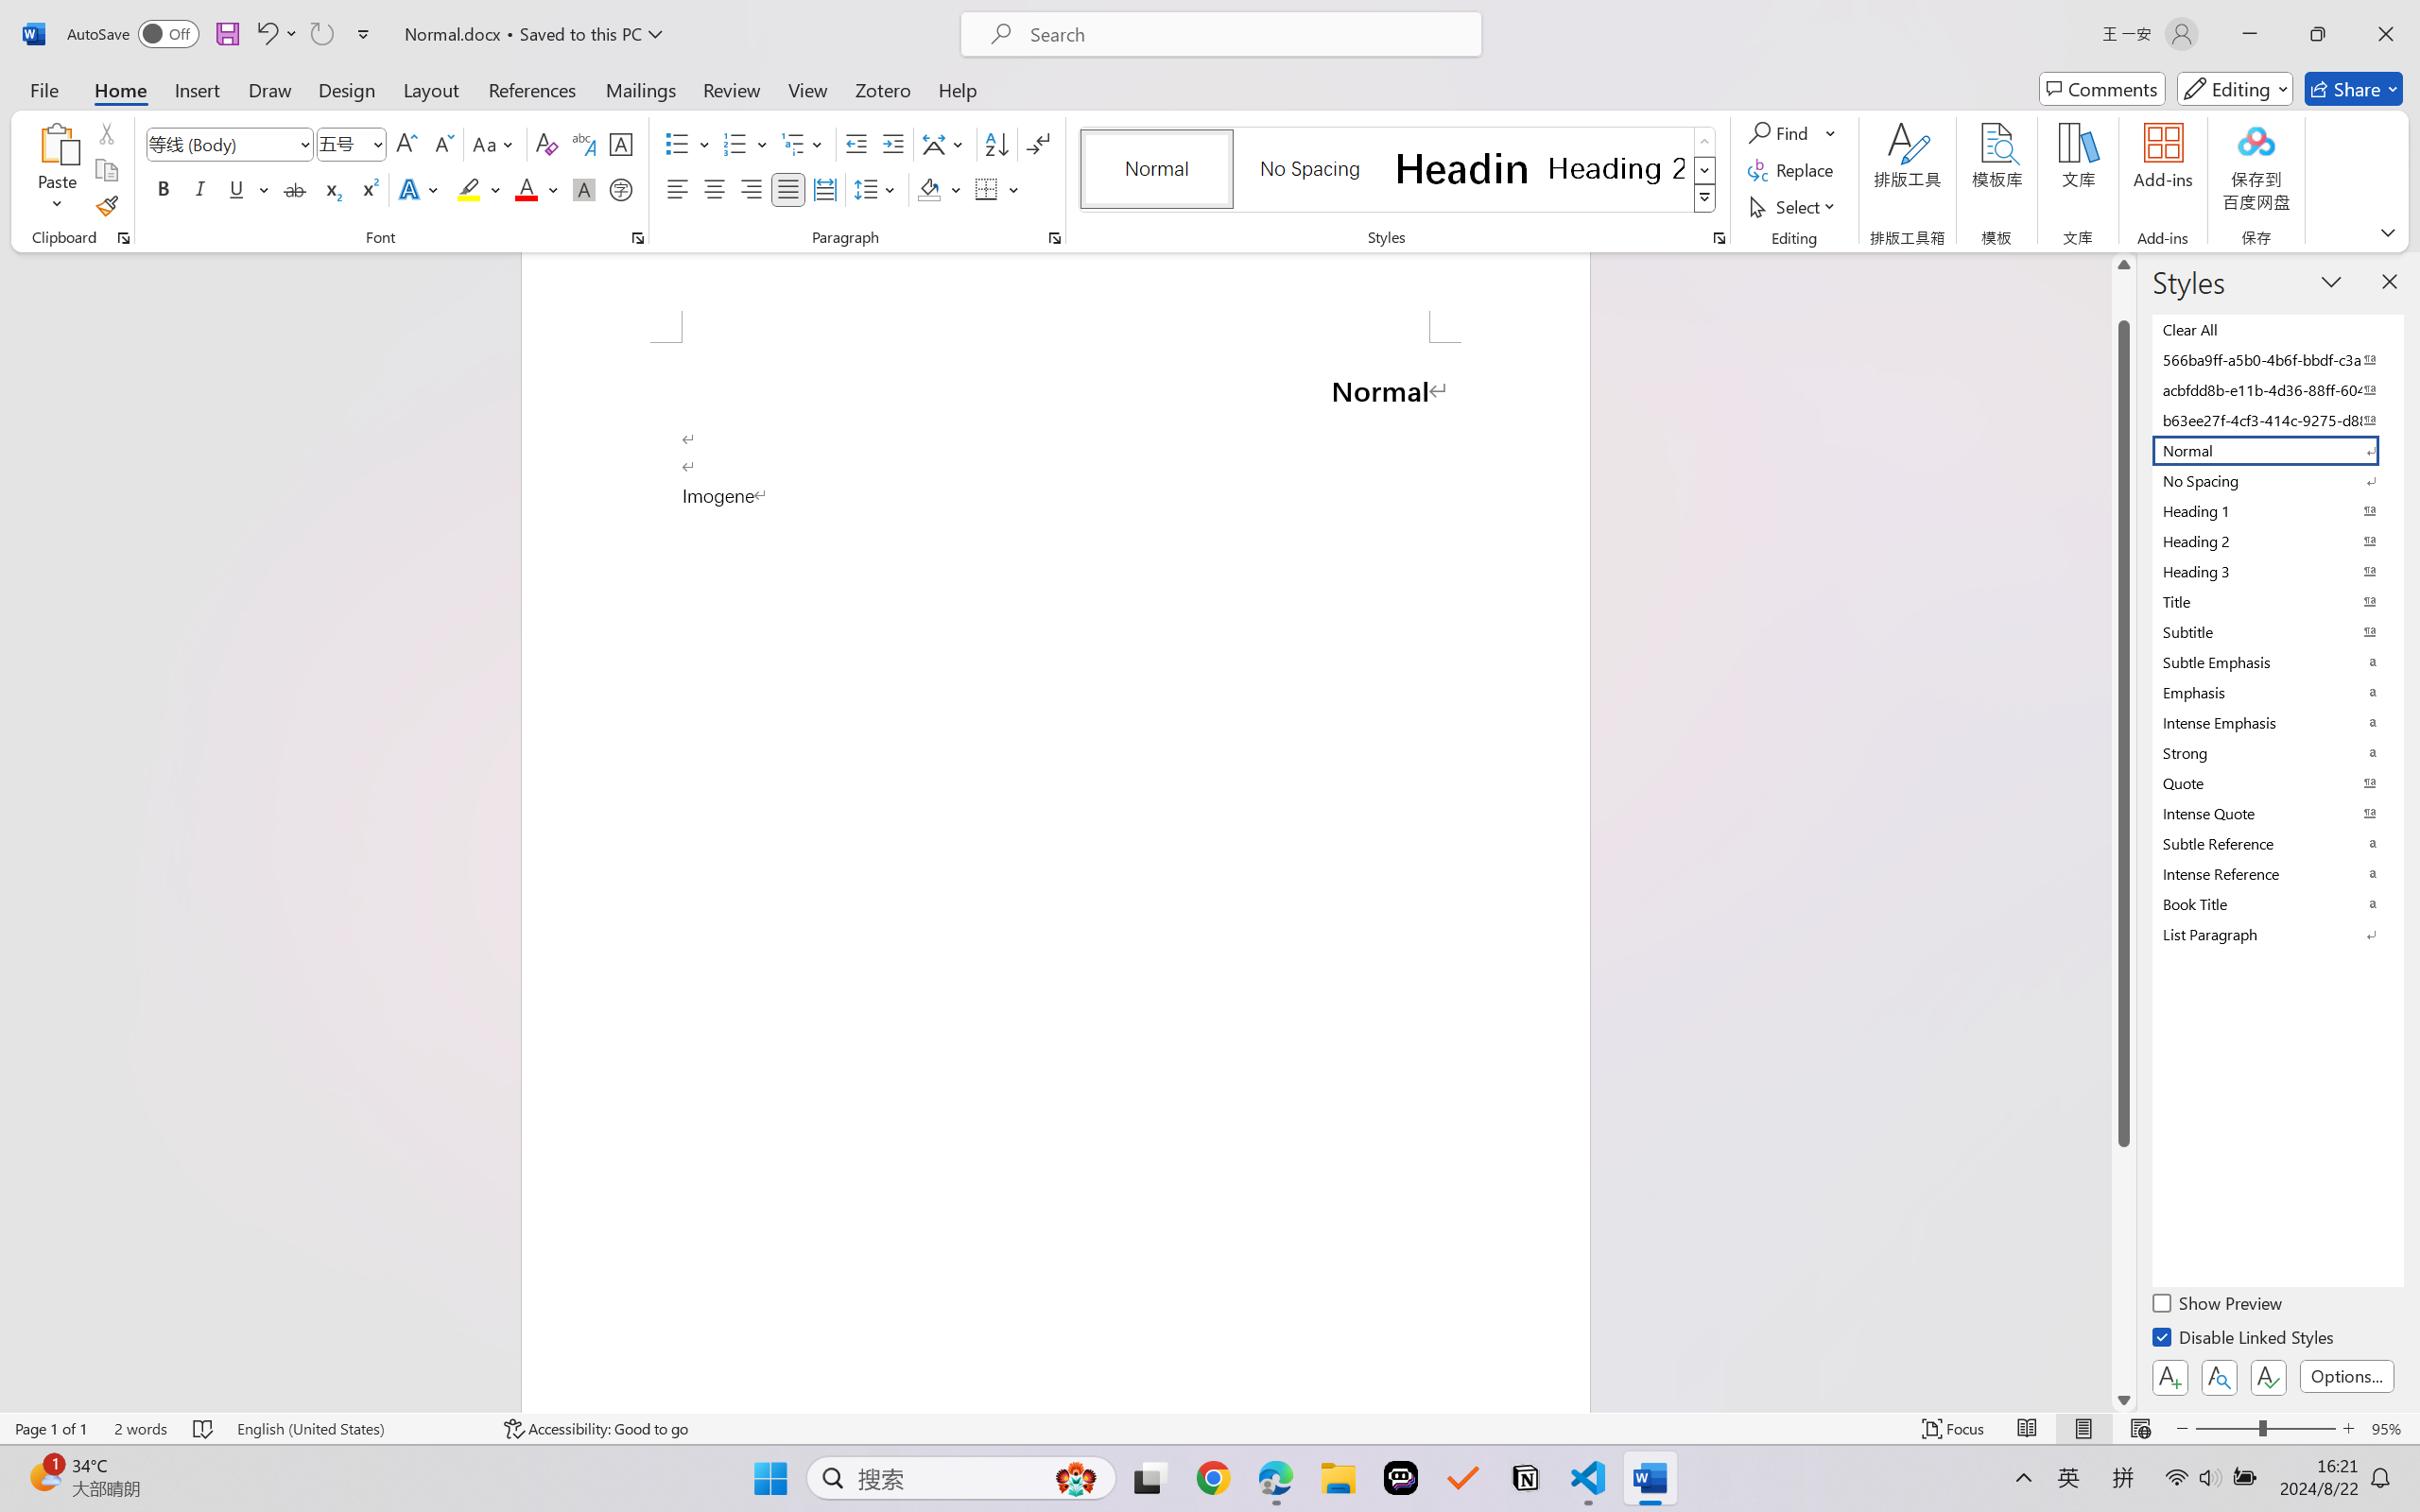 The width and height of the screenshot is (2420, 1512). I want to click on 'Show/Hide Editing Marks', so click(1037, 144).